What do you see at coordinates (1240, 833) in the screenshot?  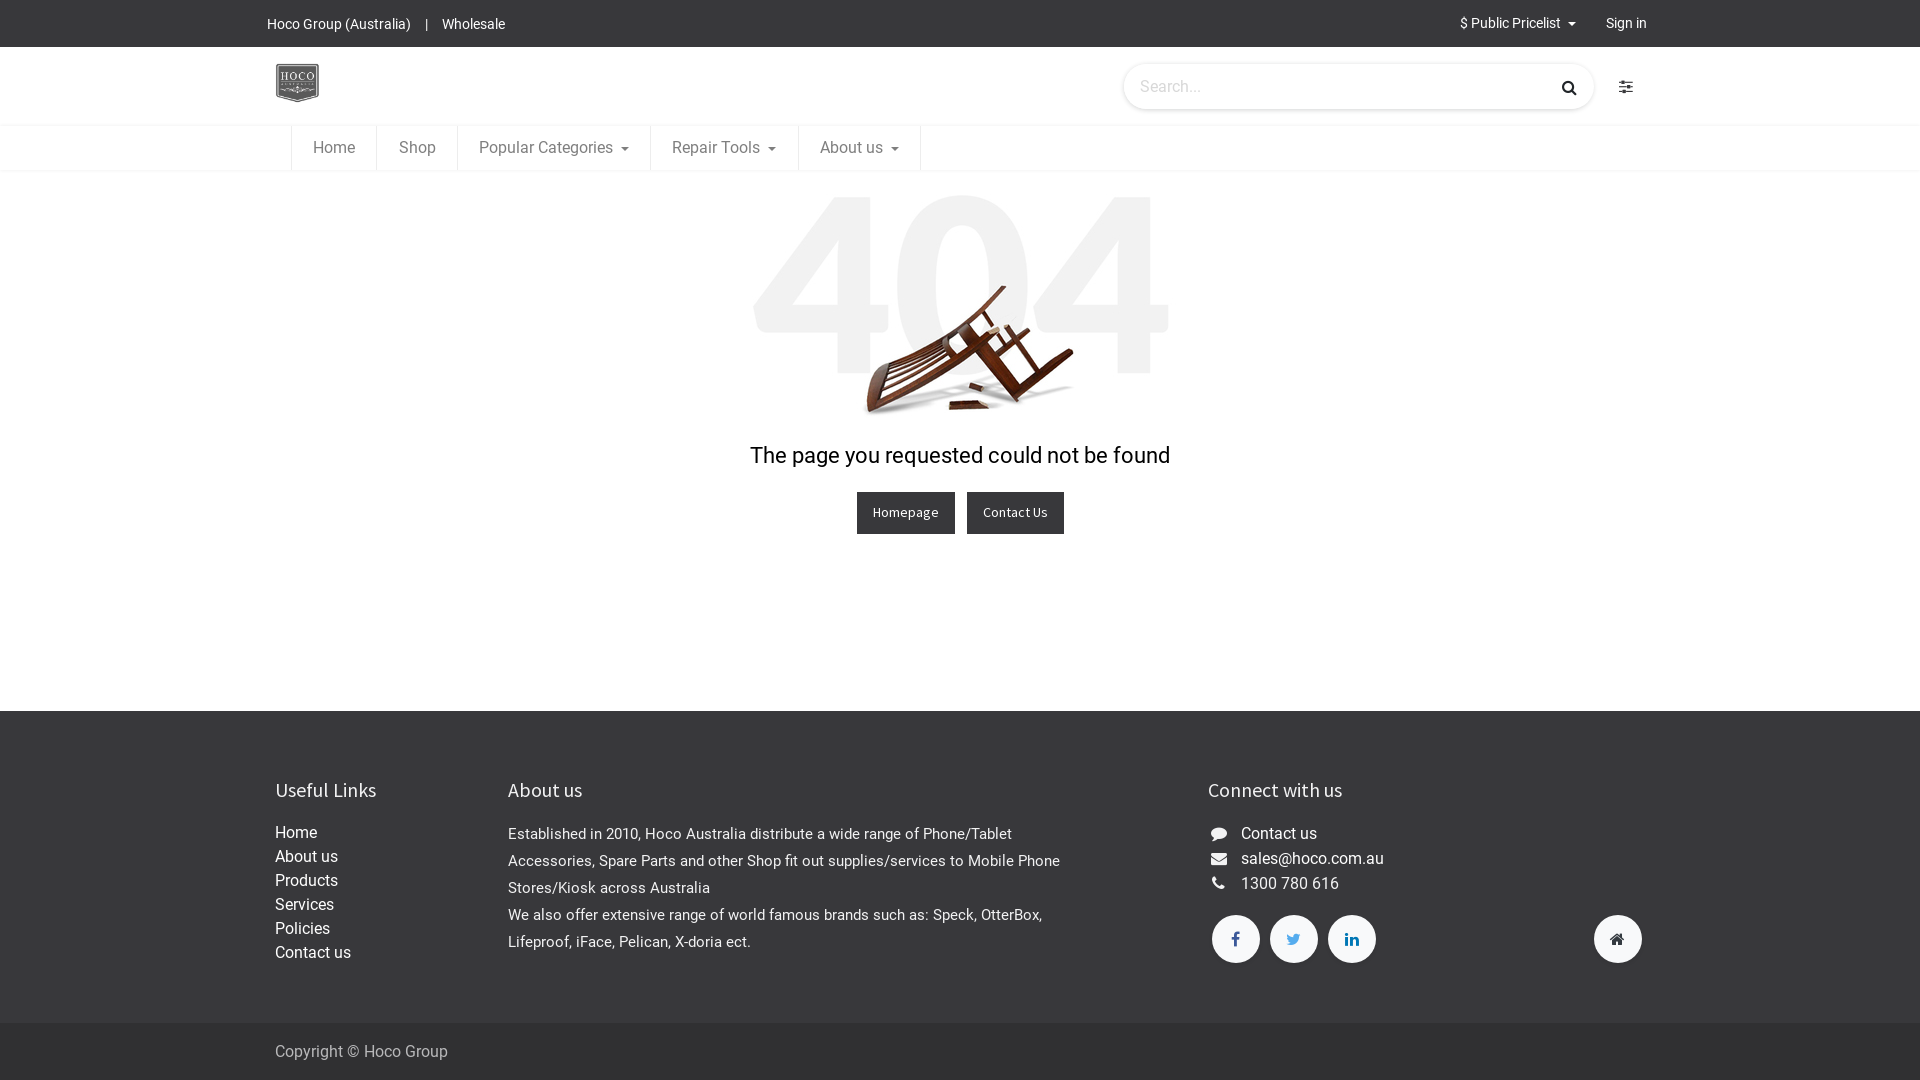 I see `'Contact us'` at bounding box center [1240, 833].